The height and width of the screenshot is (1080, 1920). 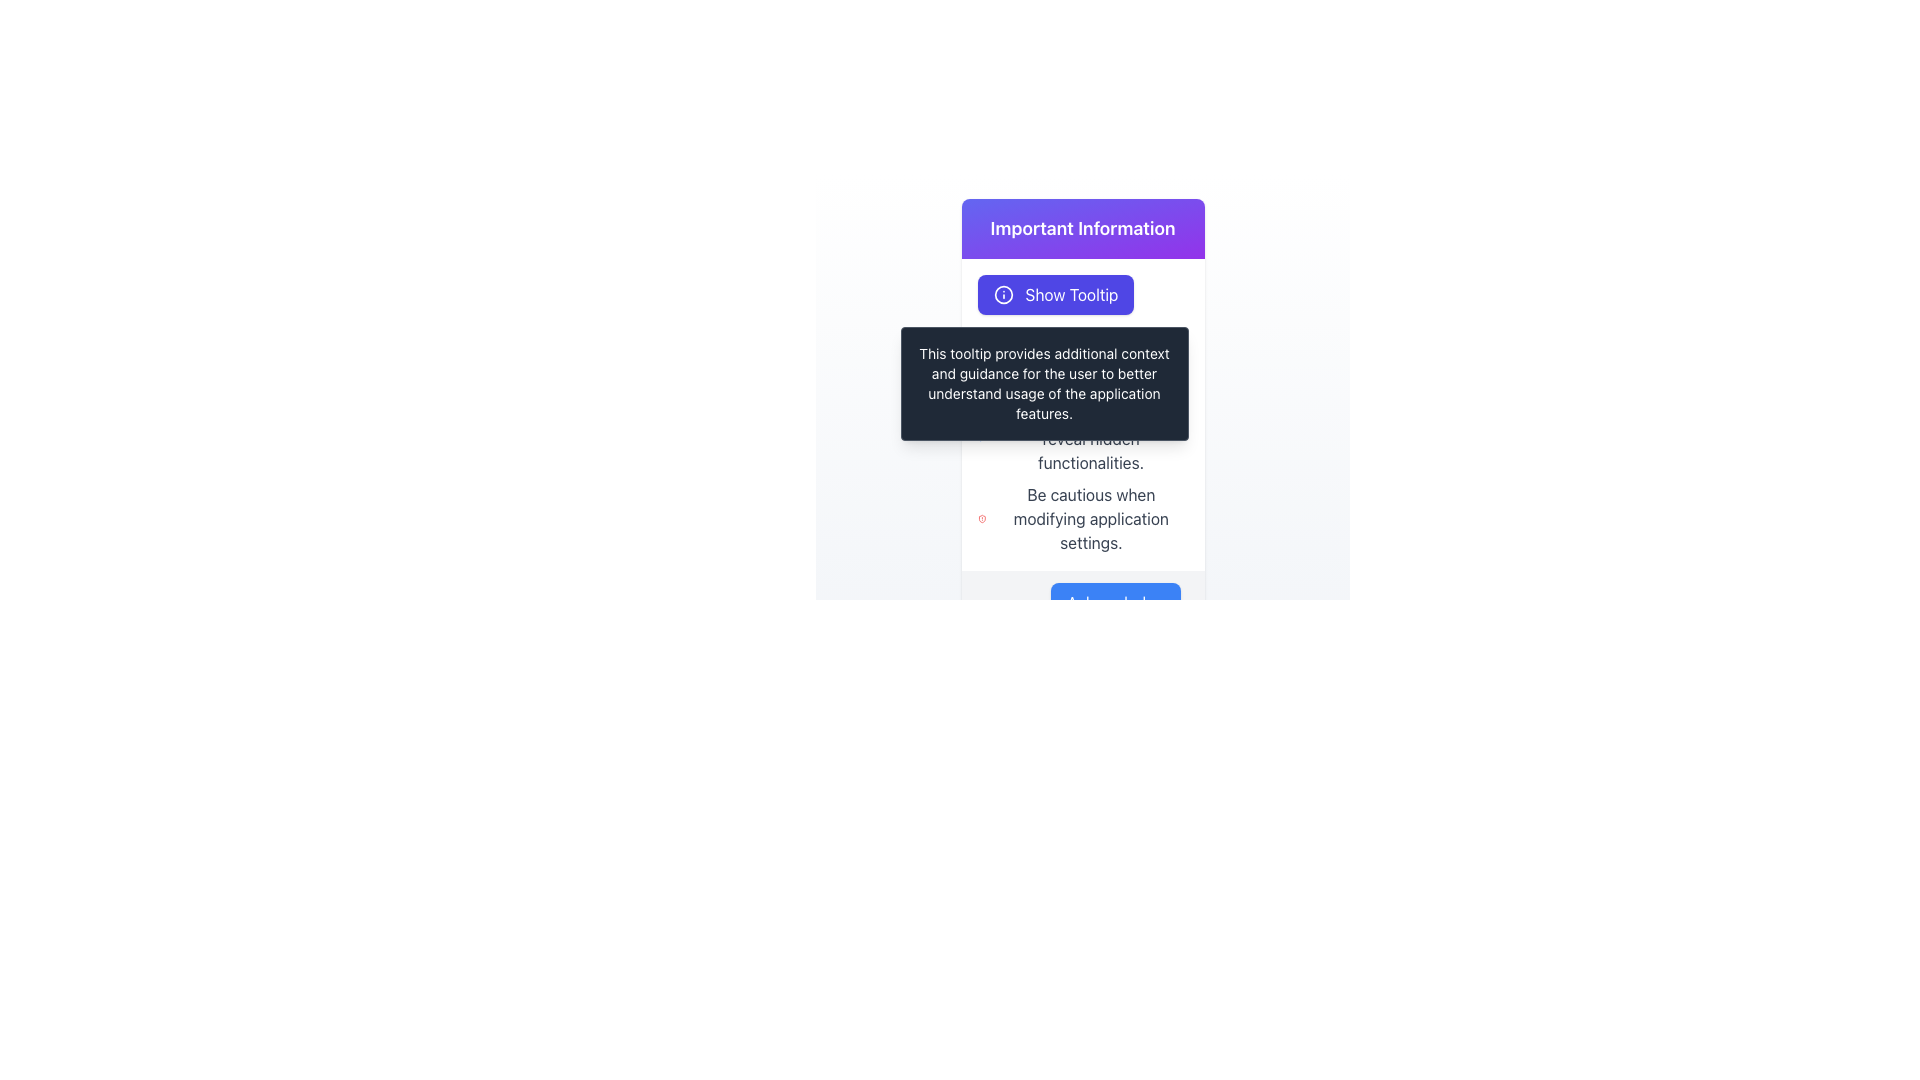 What do you see at coordinates (1003, 294) in the screenshot?
I see `the Circle (SVG Element) within the 'Show Tooltip' button located beneath the 'Important Information' title` at bounding box center [1003, 294].